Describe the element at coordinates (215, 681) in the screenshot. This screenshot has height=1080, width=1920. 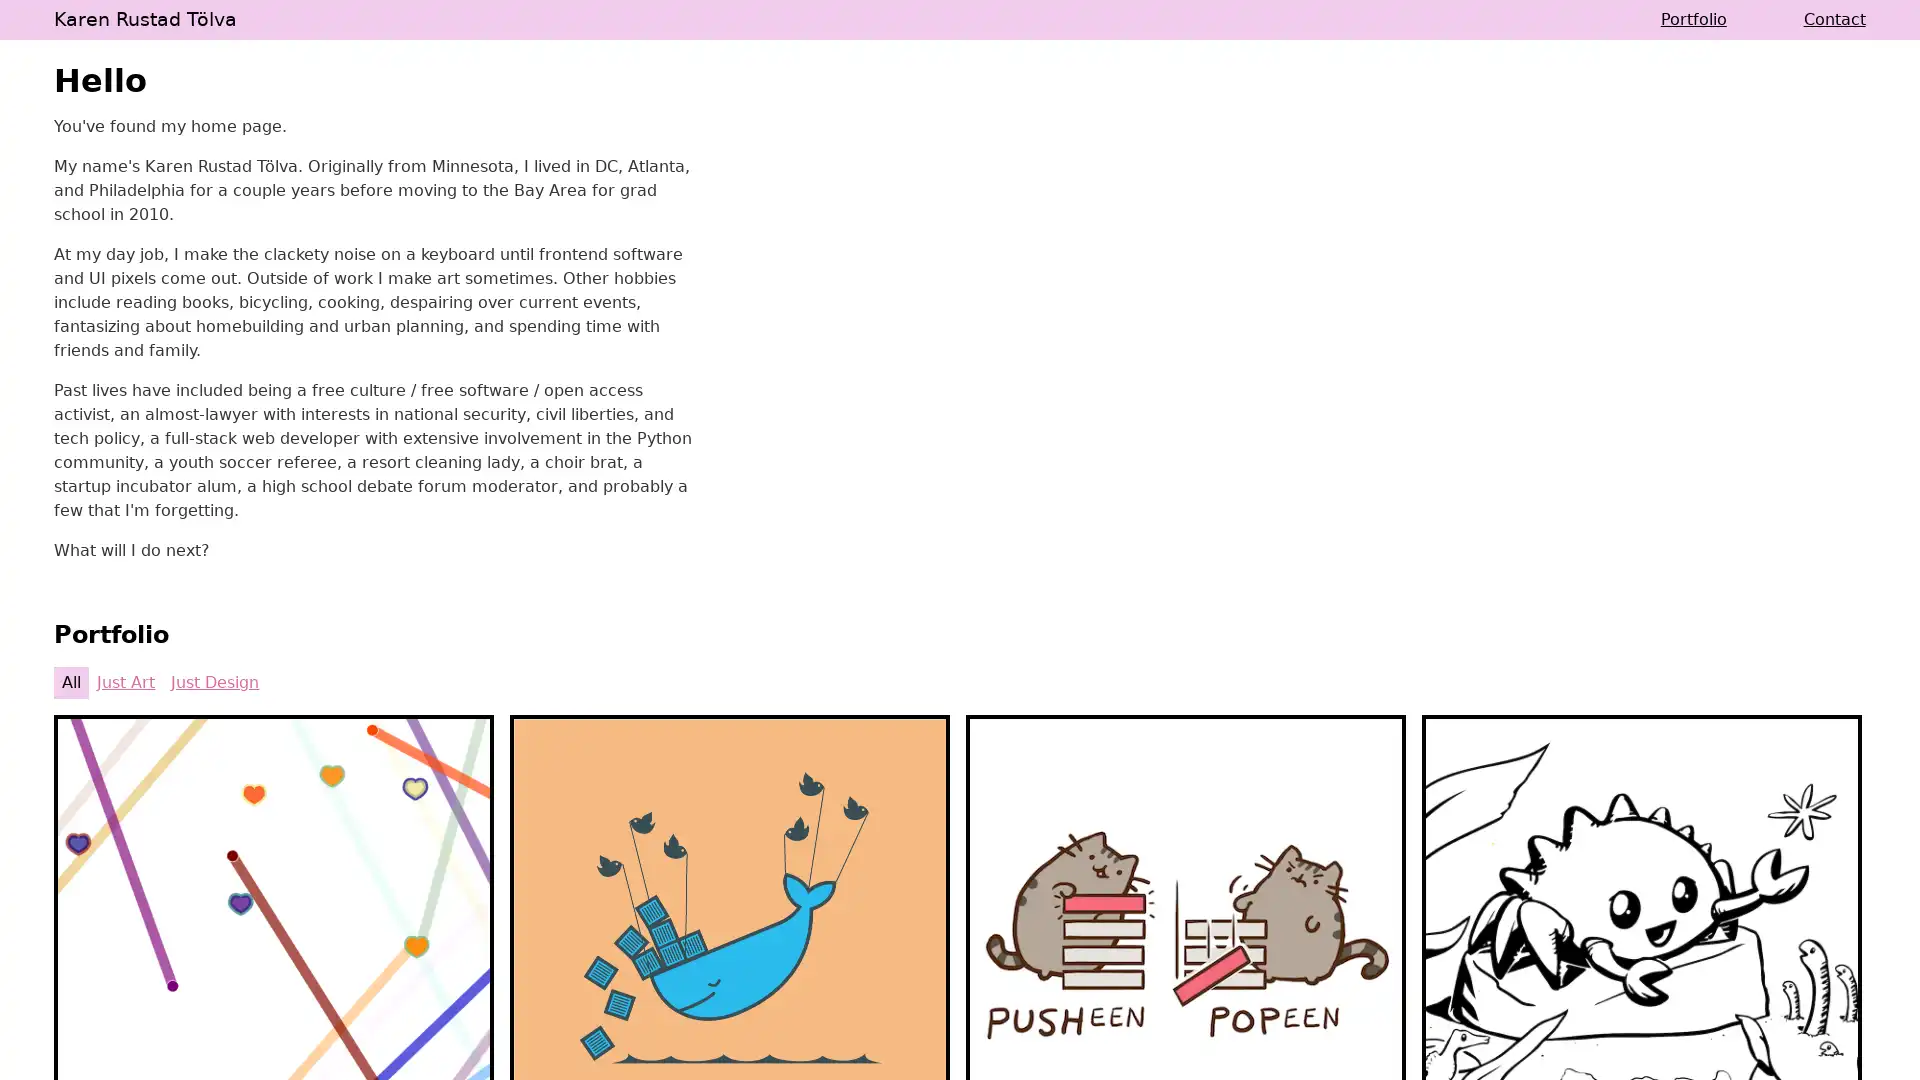
I see `Just Design` at that location.